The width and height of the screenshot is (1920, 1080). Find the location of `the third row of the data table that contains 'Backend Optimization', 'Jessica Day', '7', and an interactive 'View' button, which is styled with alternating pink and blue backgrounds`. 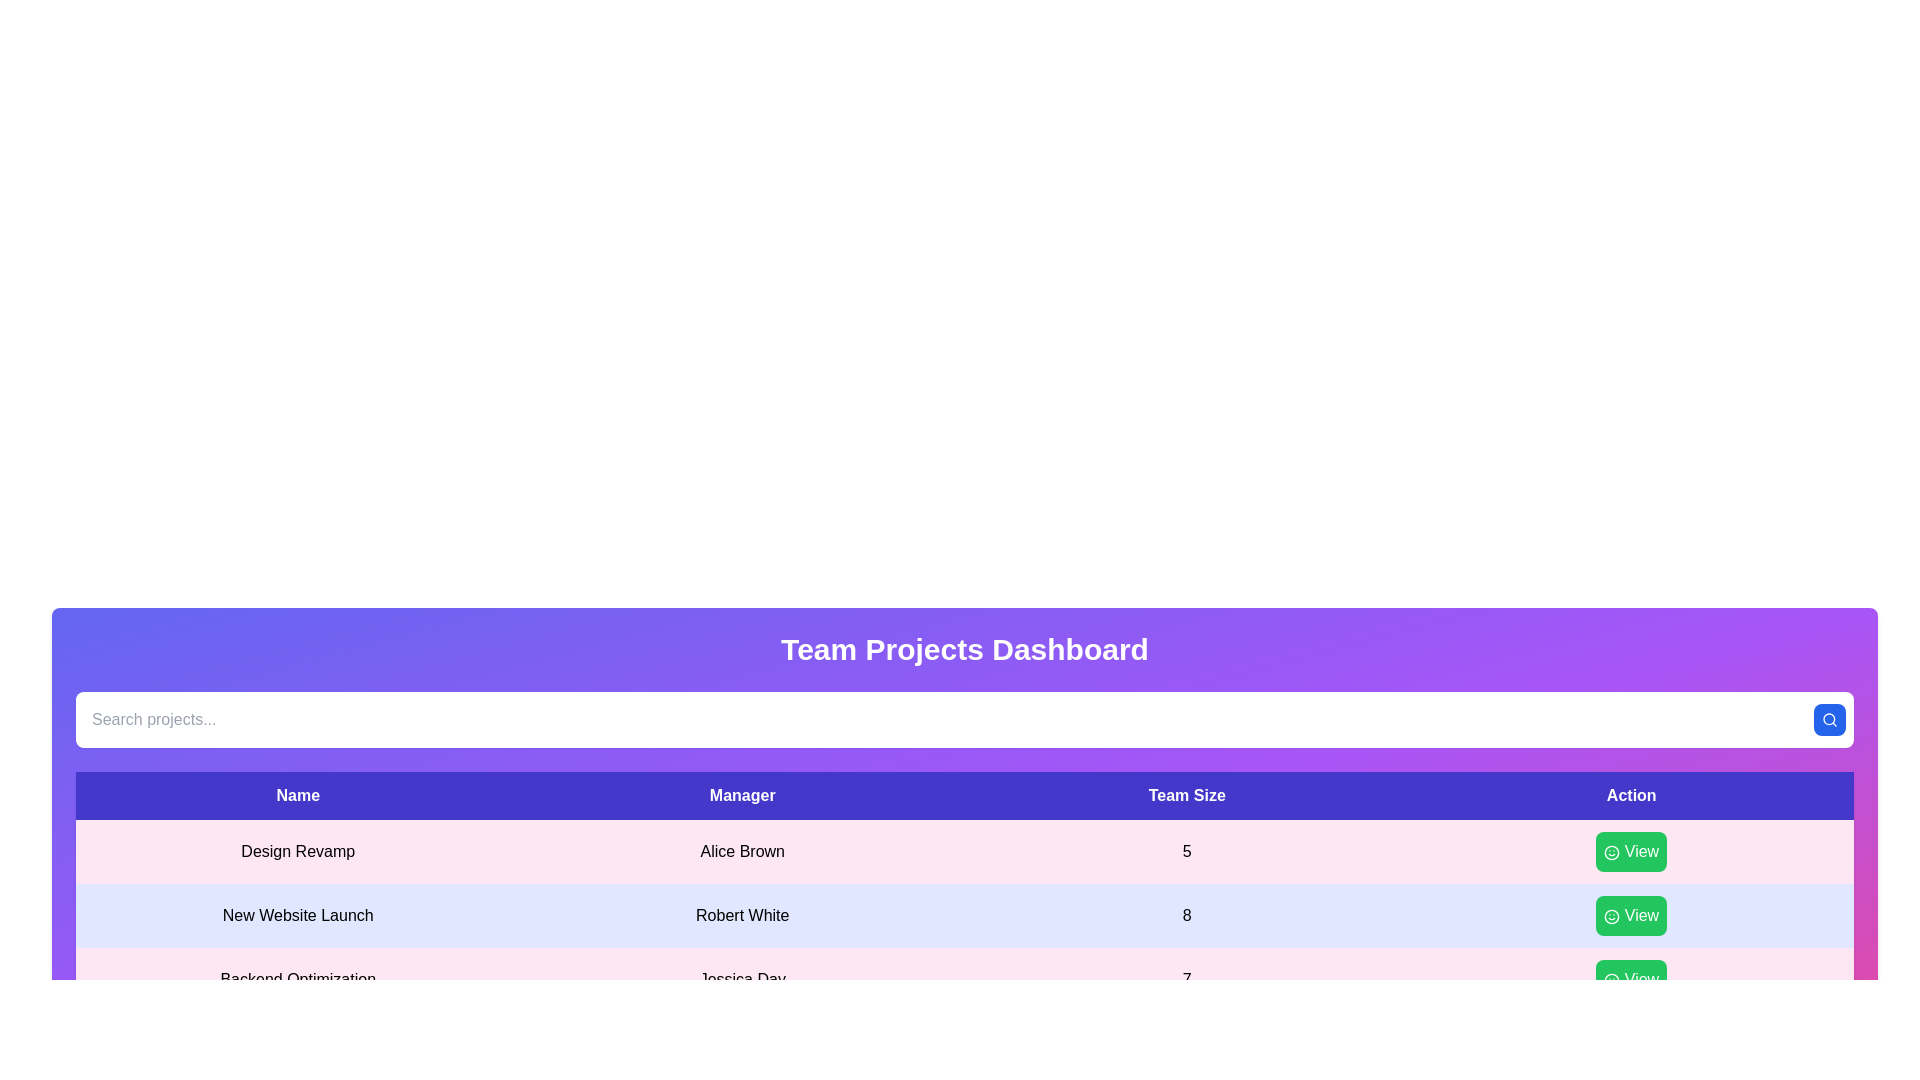

the third row of the data table that contains 'Backend Optimization', 'Jessica Day', '7', and an interactive 'View' button, which is styled with alternating pink and blue backgrounds is located at coordinates (964, 978).